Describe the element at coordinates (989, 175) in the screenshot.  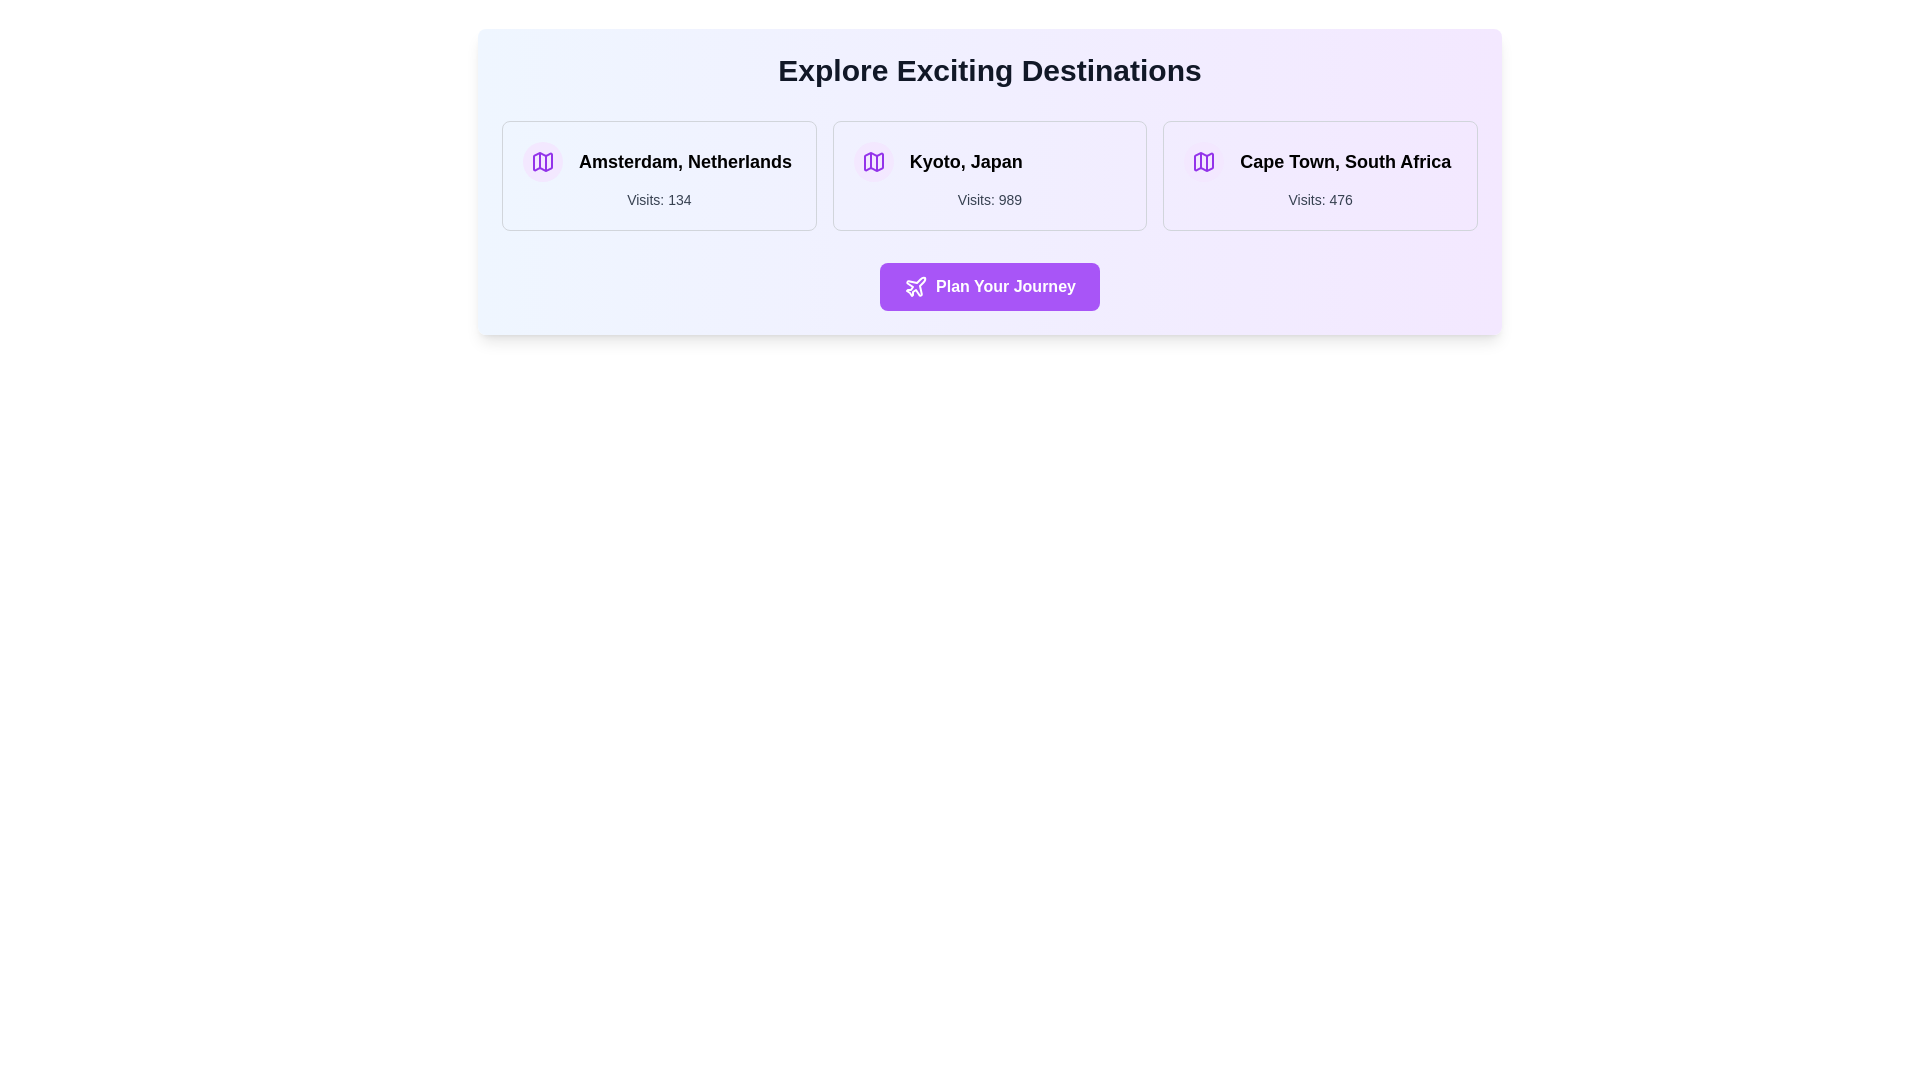
I see `the destination card for Kyoto, Japan` at that location.